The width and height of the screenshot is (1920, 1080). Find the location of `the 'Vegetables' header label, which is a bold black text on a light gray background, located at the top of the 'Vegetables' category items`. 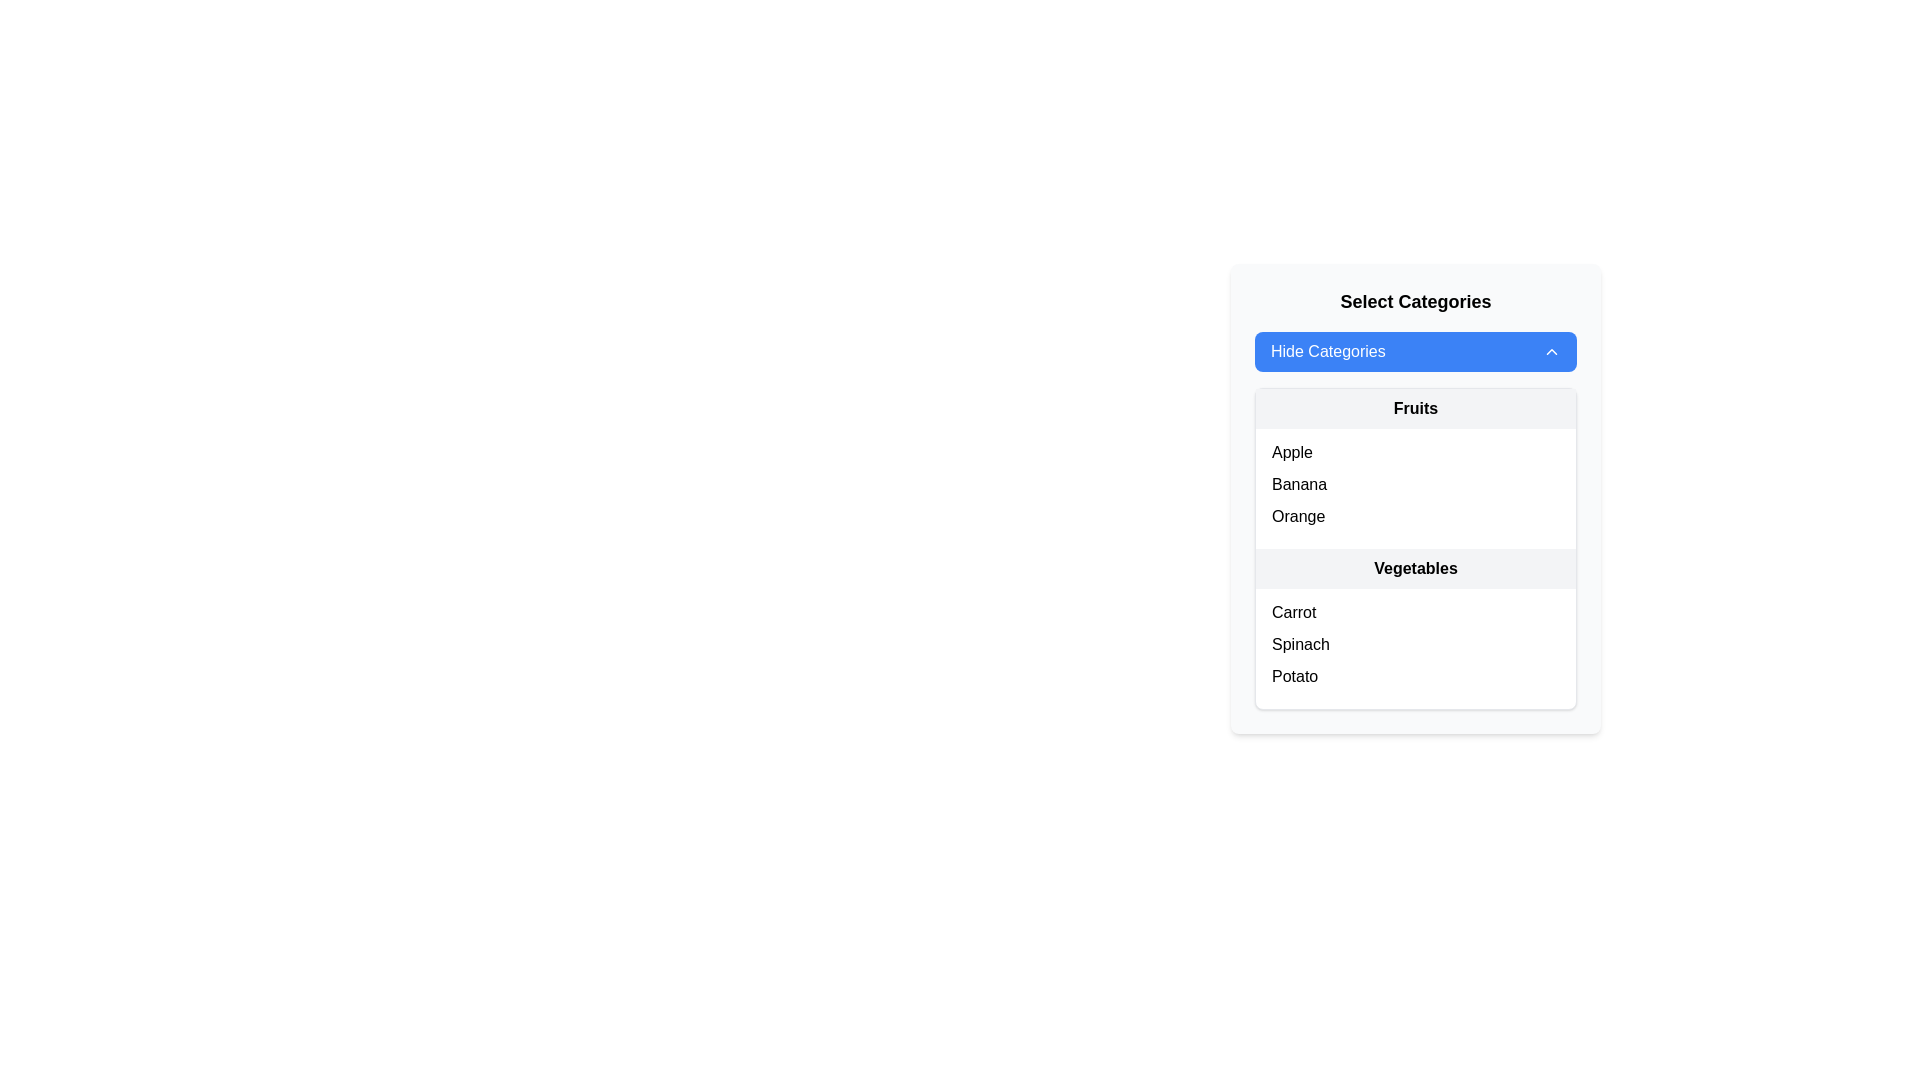

the 'Vegetables' header label, which is a bold black text on a light gray background, located at the top of the 'Vegetables' category items is located at coordinates (1415, 569).